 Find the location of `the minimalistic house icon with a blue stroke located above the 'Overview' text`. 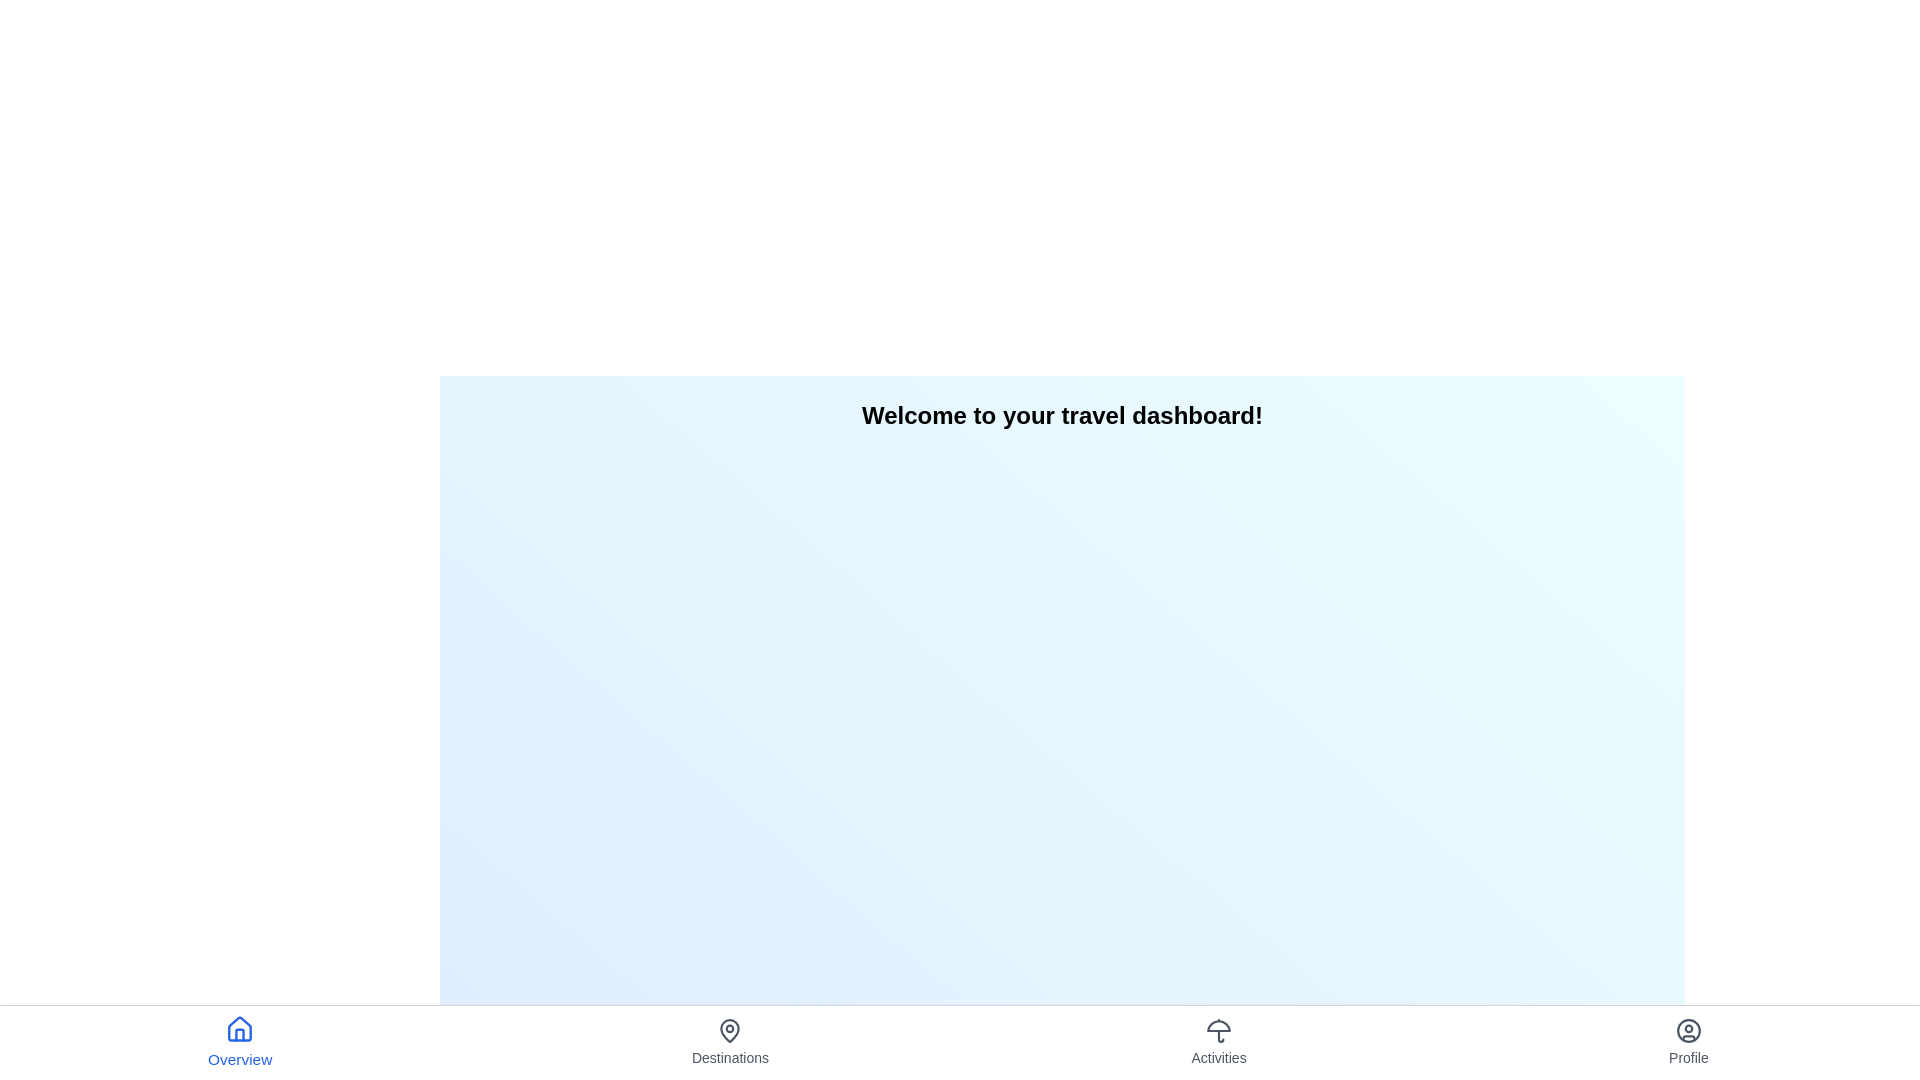

the minimalistic house icon with a blue stroke located above the 'Overview' text is located at coordinates (240, 1029).